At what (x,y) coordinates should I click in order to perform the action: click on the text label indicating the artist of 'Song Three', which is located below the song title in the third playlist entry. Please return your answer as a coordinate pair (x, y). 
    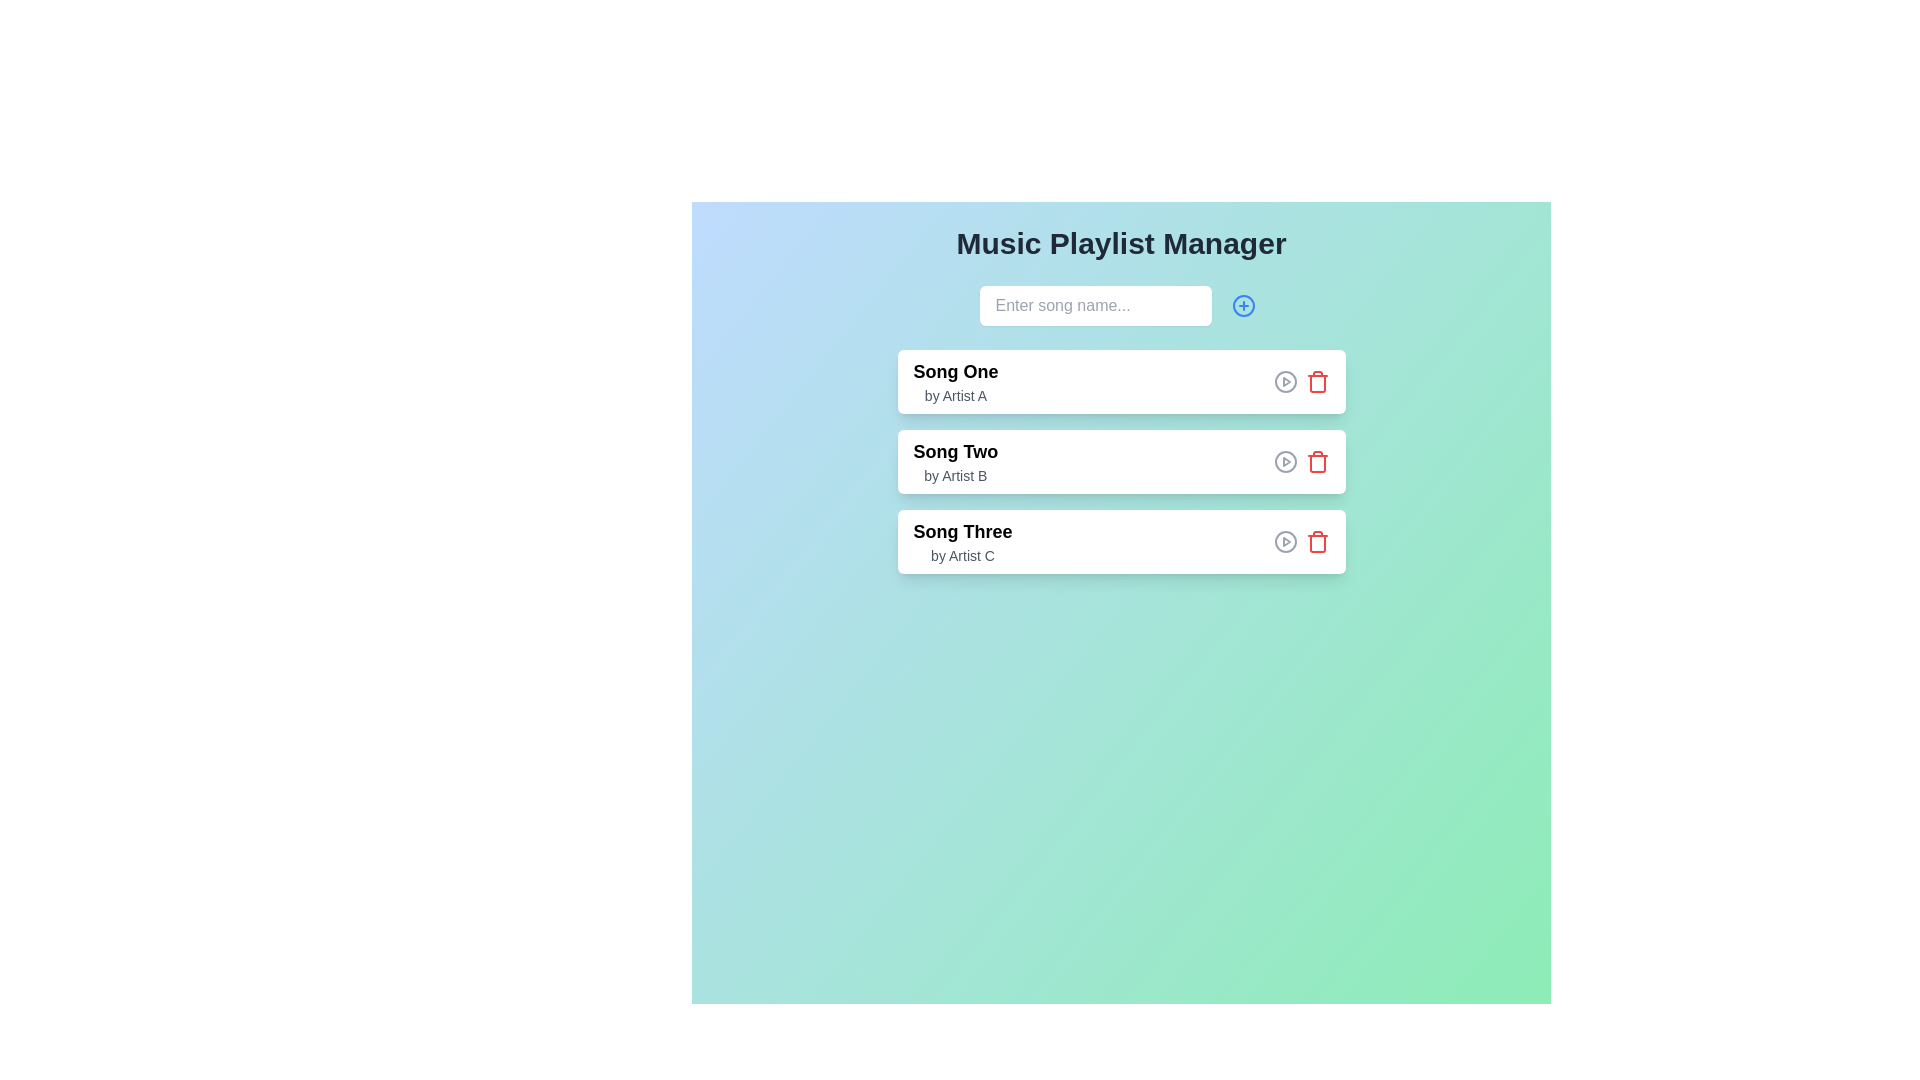
    Looking at the image, I should click on (963, 555).